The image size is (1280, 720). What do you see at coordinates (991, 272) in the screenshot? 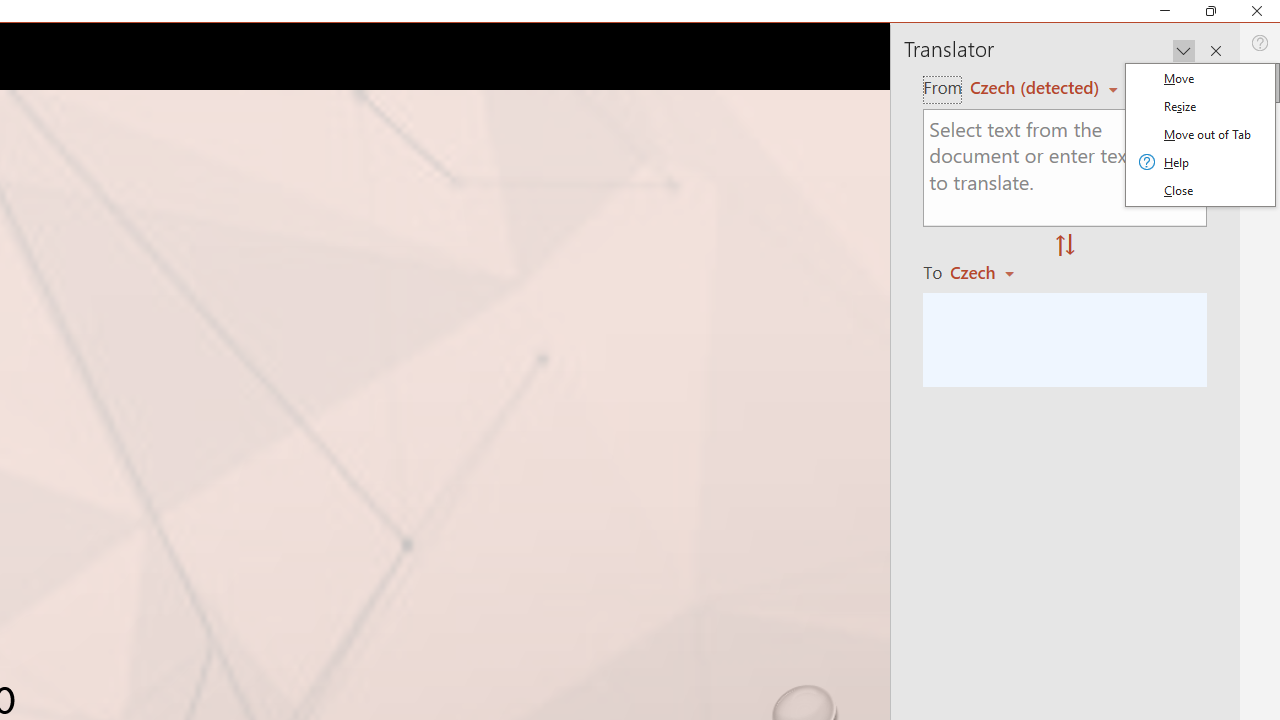
I see `'Czech'` at bounding box center [991, 272].